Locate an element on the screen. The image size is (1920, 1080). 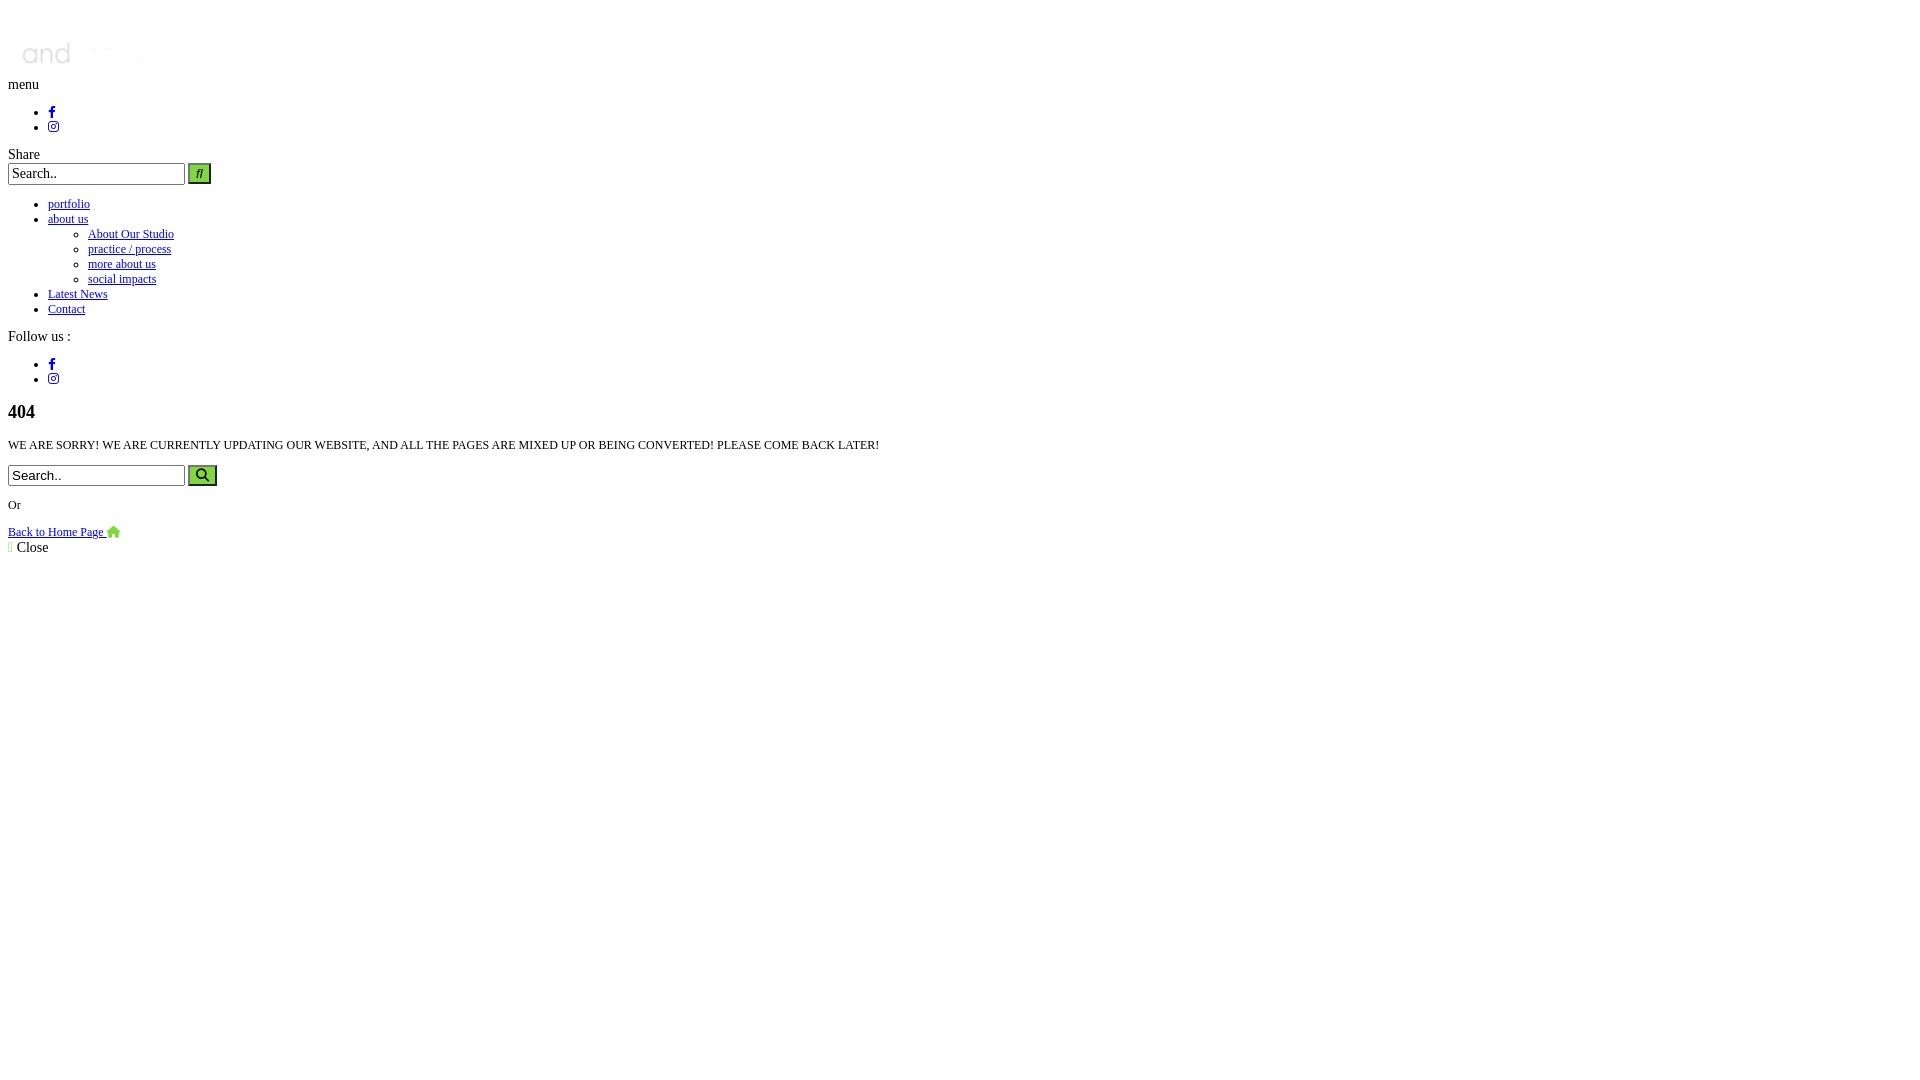
'Contact' is located at coordinates (66, 308).